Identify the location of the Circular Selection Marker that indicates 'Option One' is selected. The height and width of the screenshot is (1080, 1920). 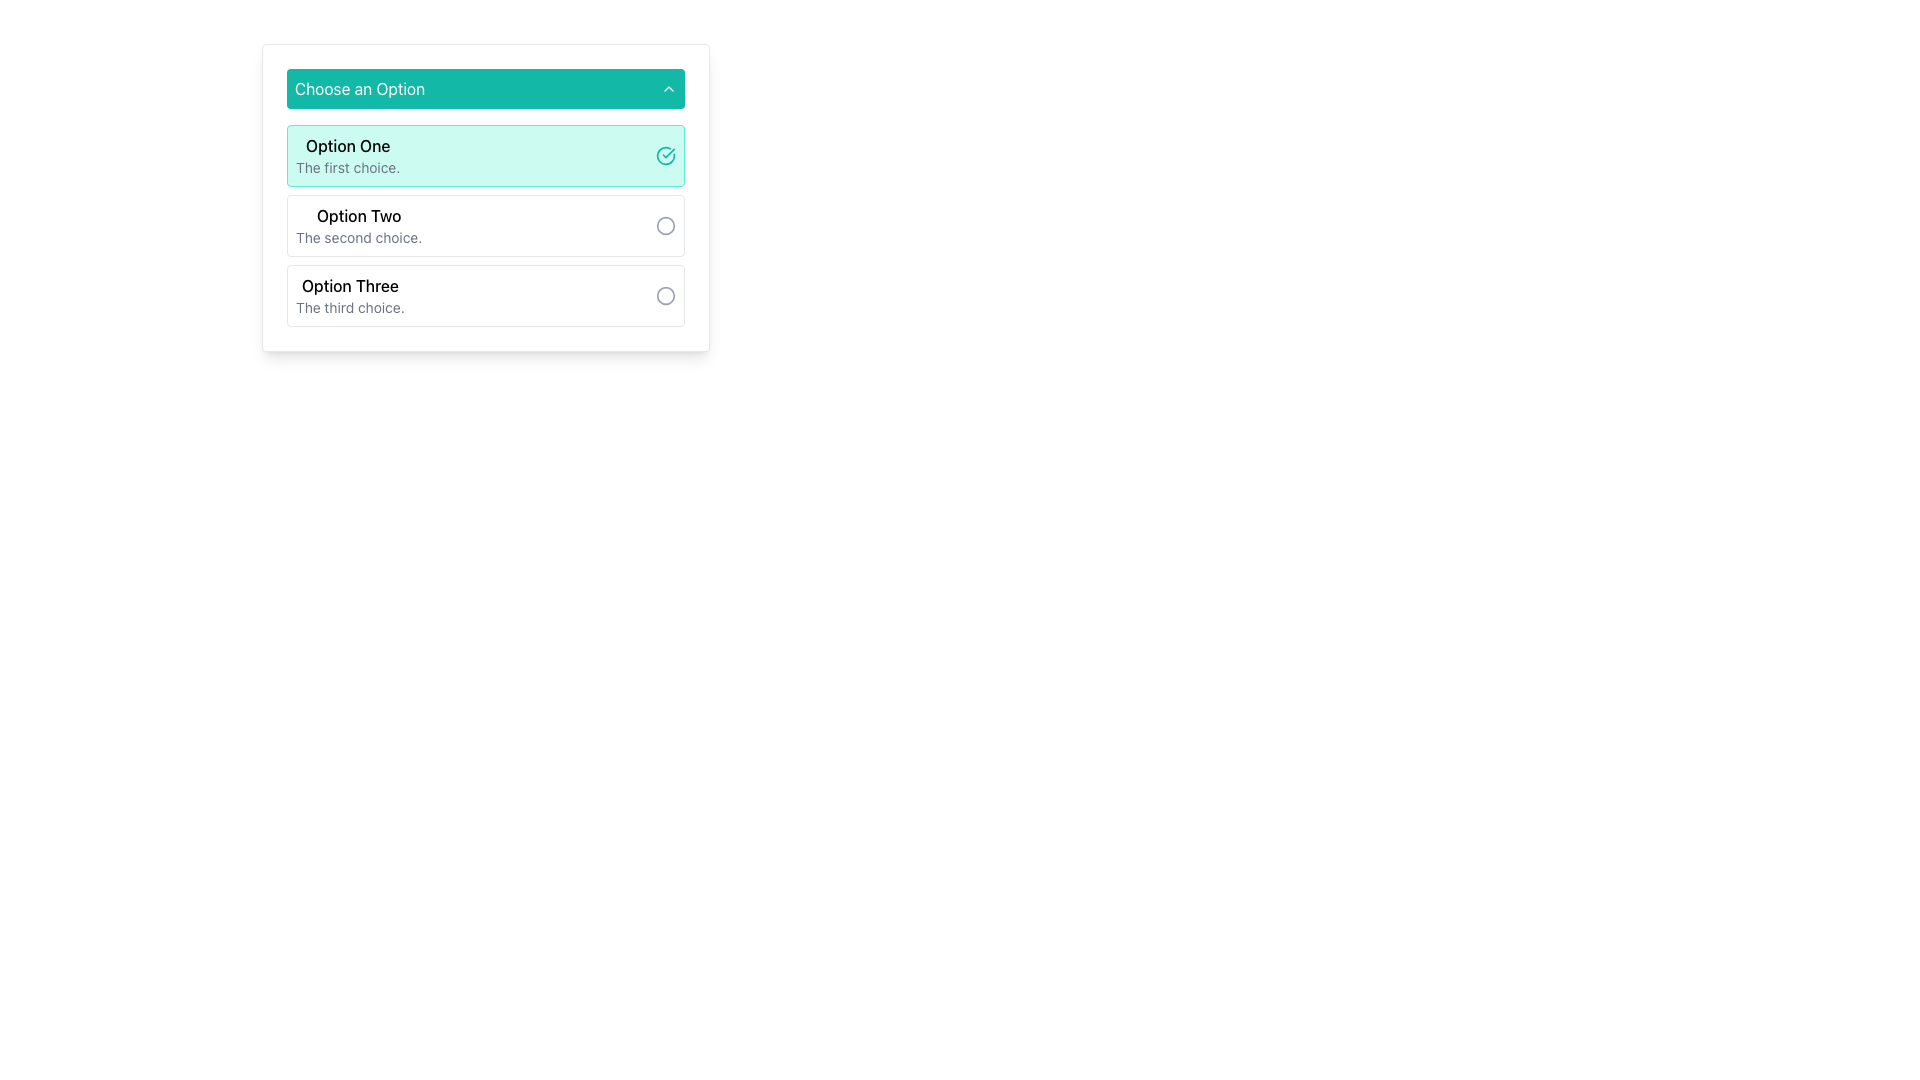
(666, 154).